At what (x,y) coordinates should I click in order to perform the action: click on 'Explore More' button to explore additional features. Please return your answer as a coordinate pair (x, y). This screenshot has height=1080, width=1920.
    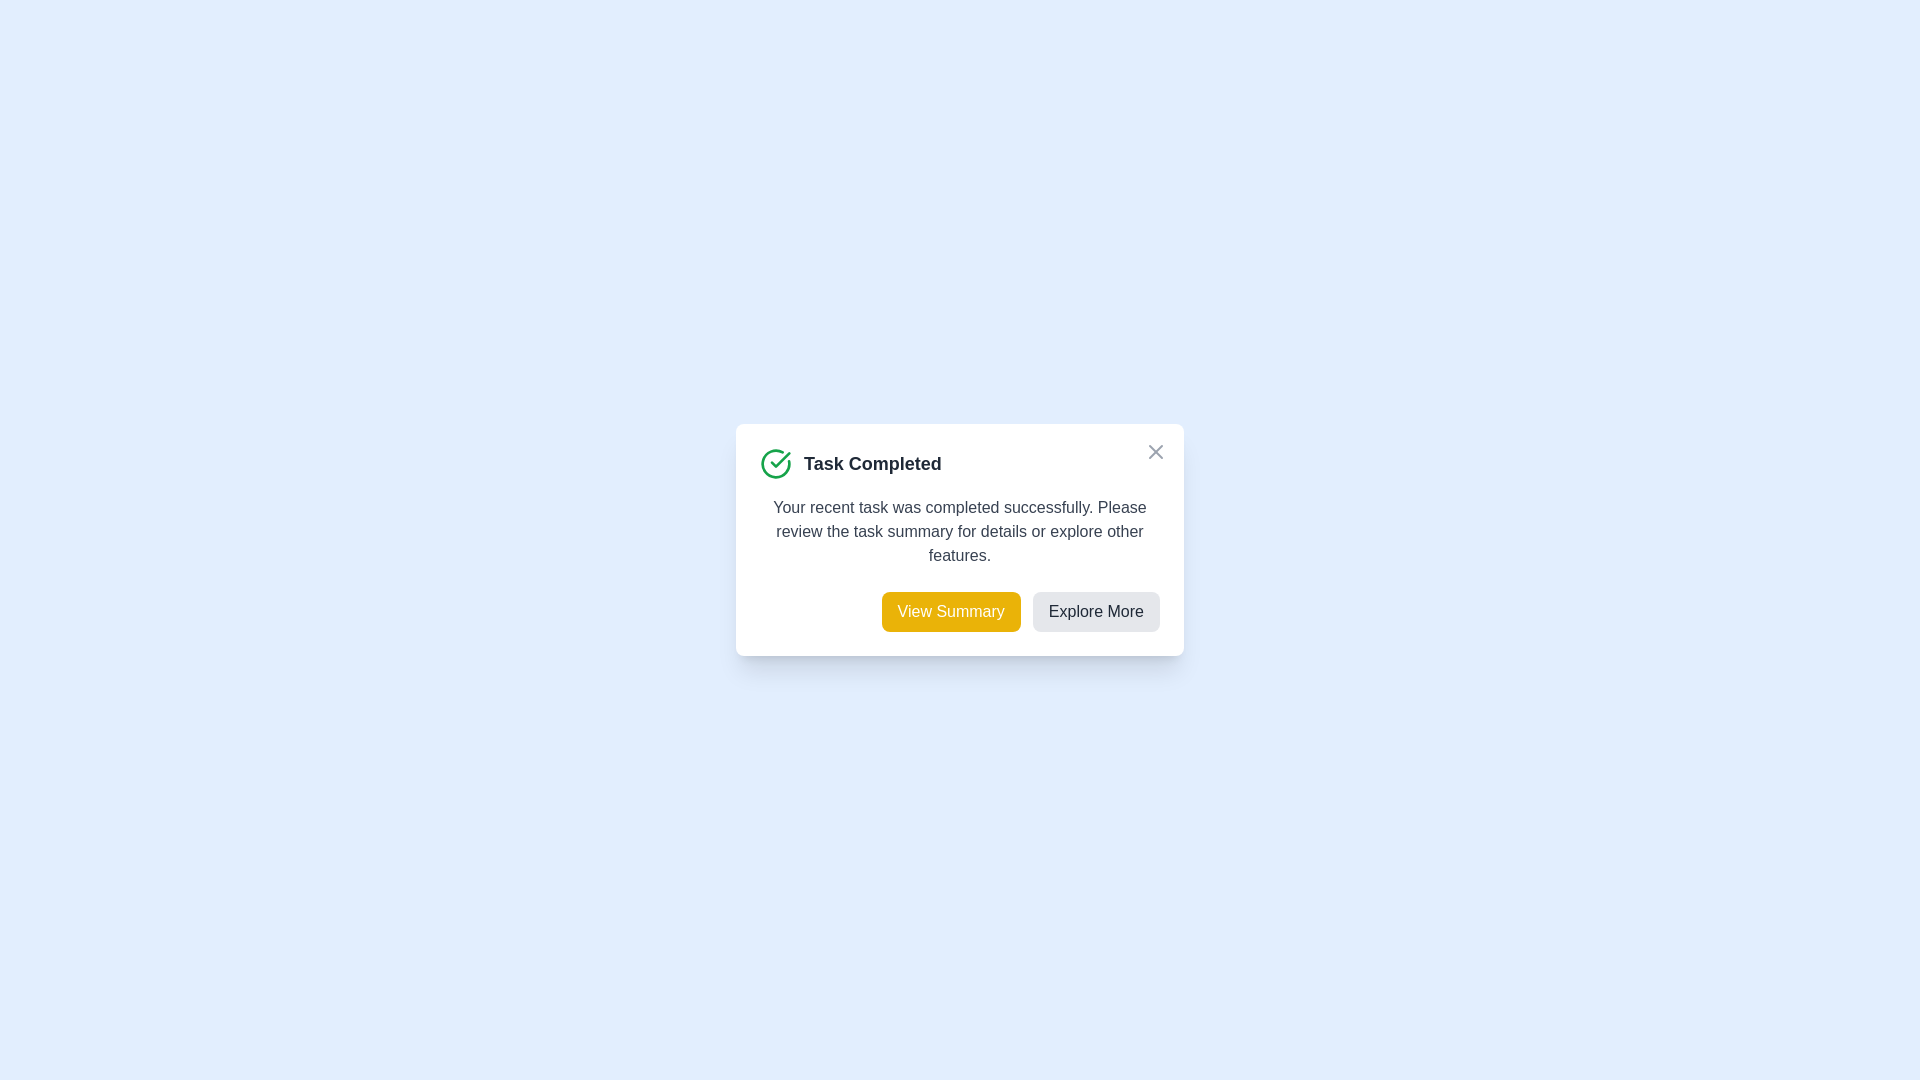
    Looking at the image, I should click on (1094, 611).